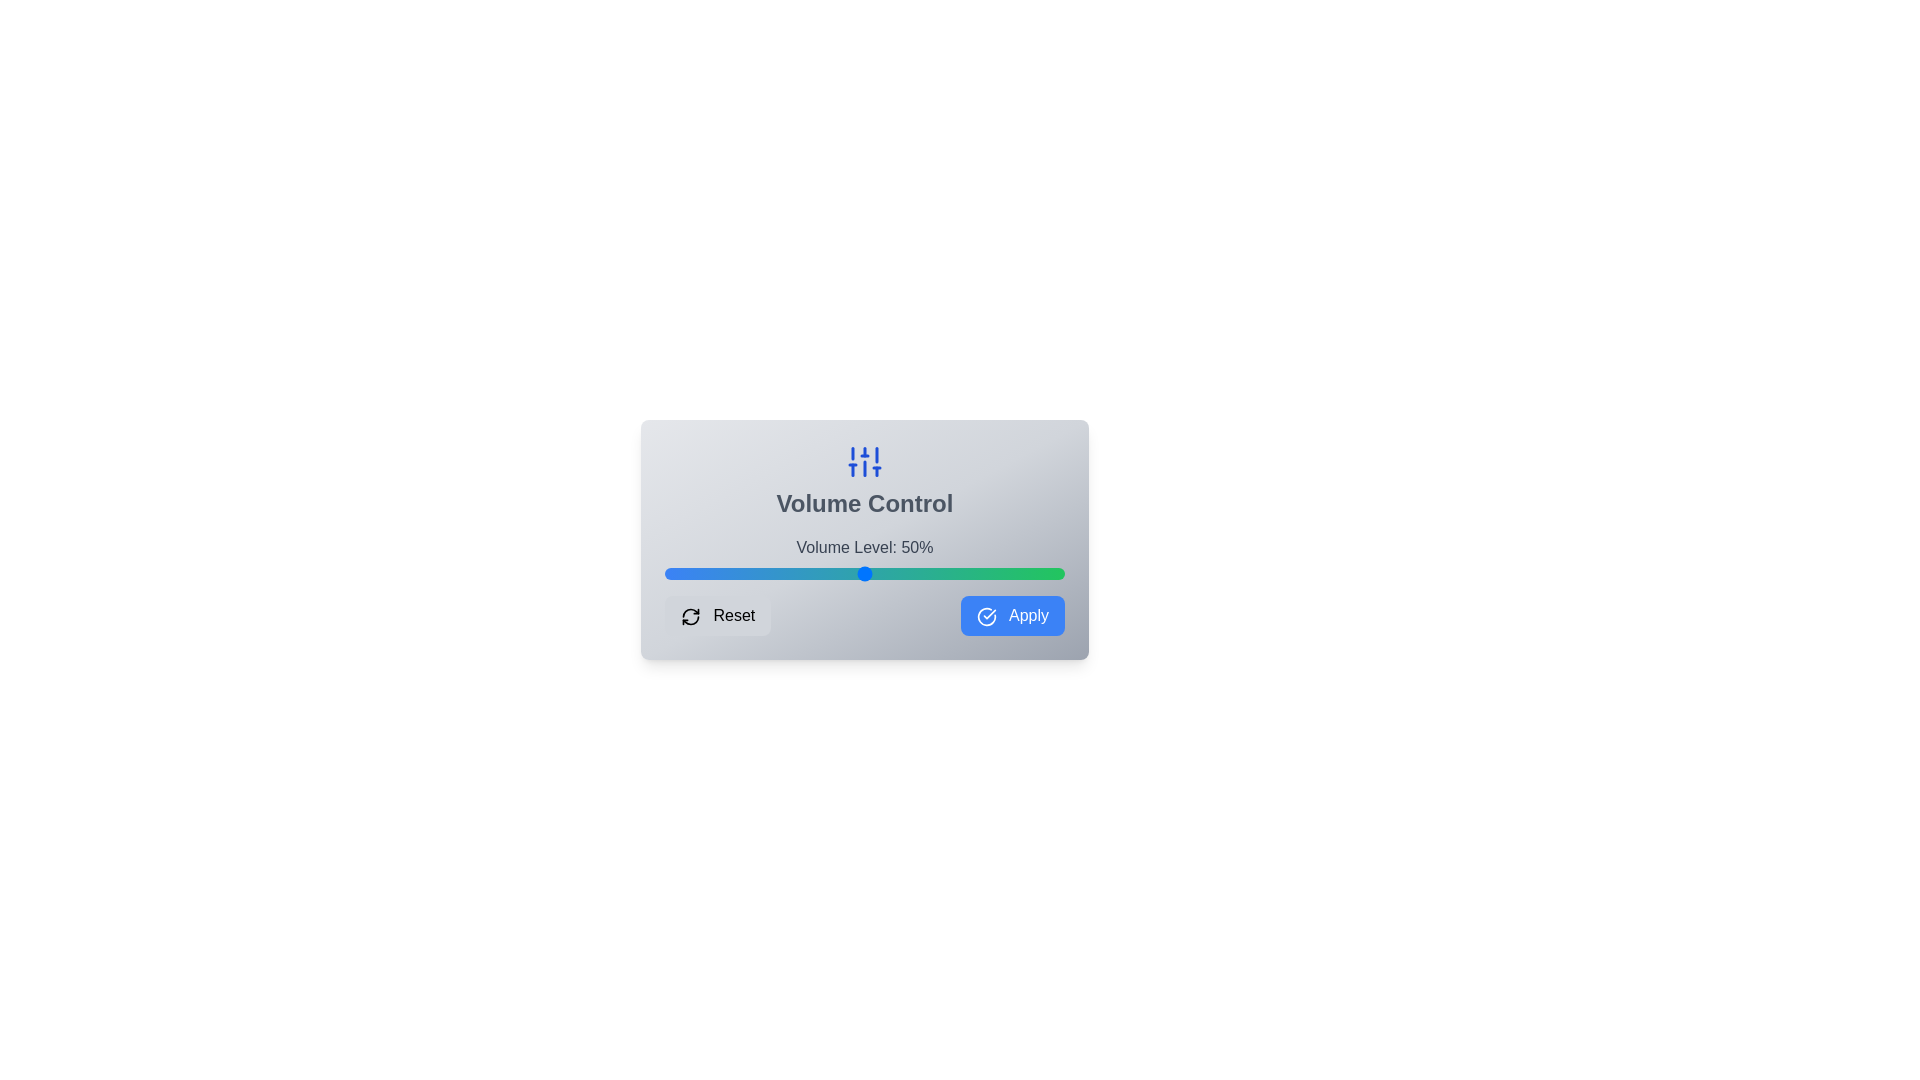 The image size is (1920, 1080). I want to click on the 'Apply' button to confirm the current volume setting, so click(1012, 615).